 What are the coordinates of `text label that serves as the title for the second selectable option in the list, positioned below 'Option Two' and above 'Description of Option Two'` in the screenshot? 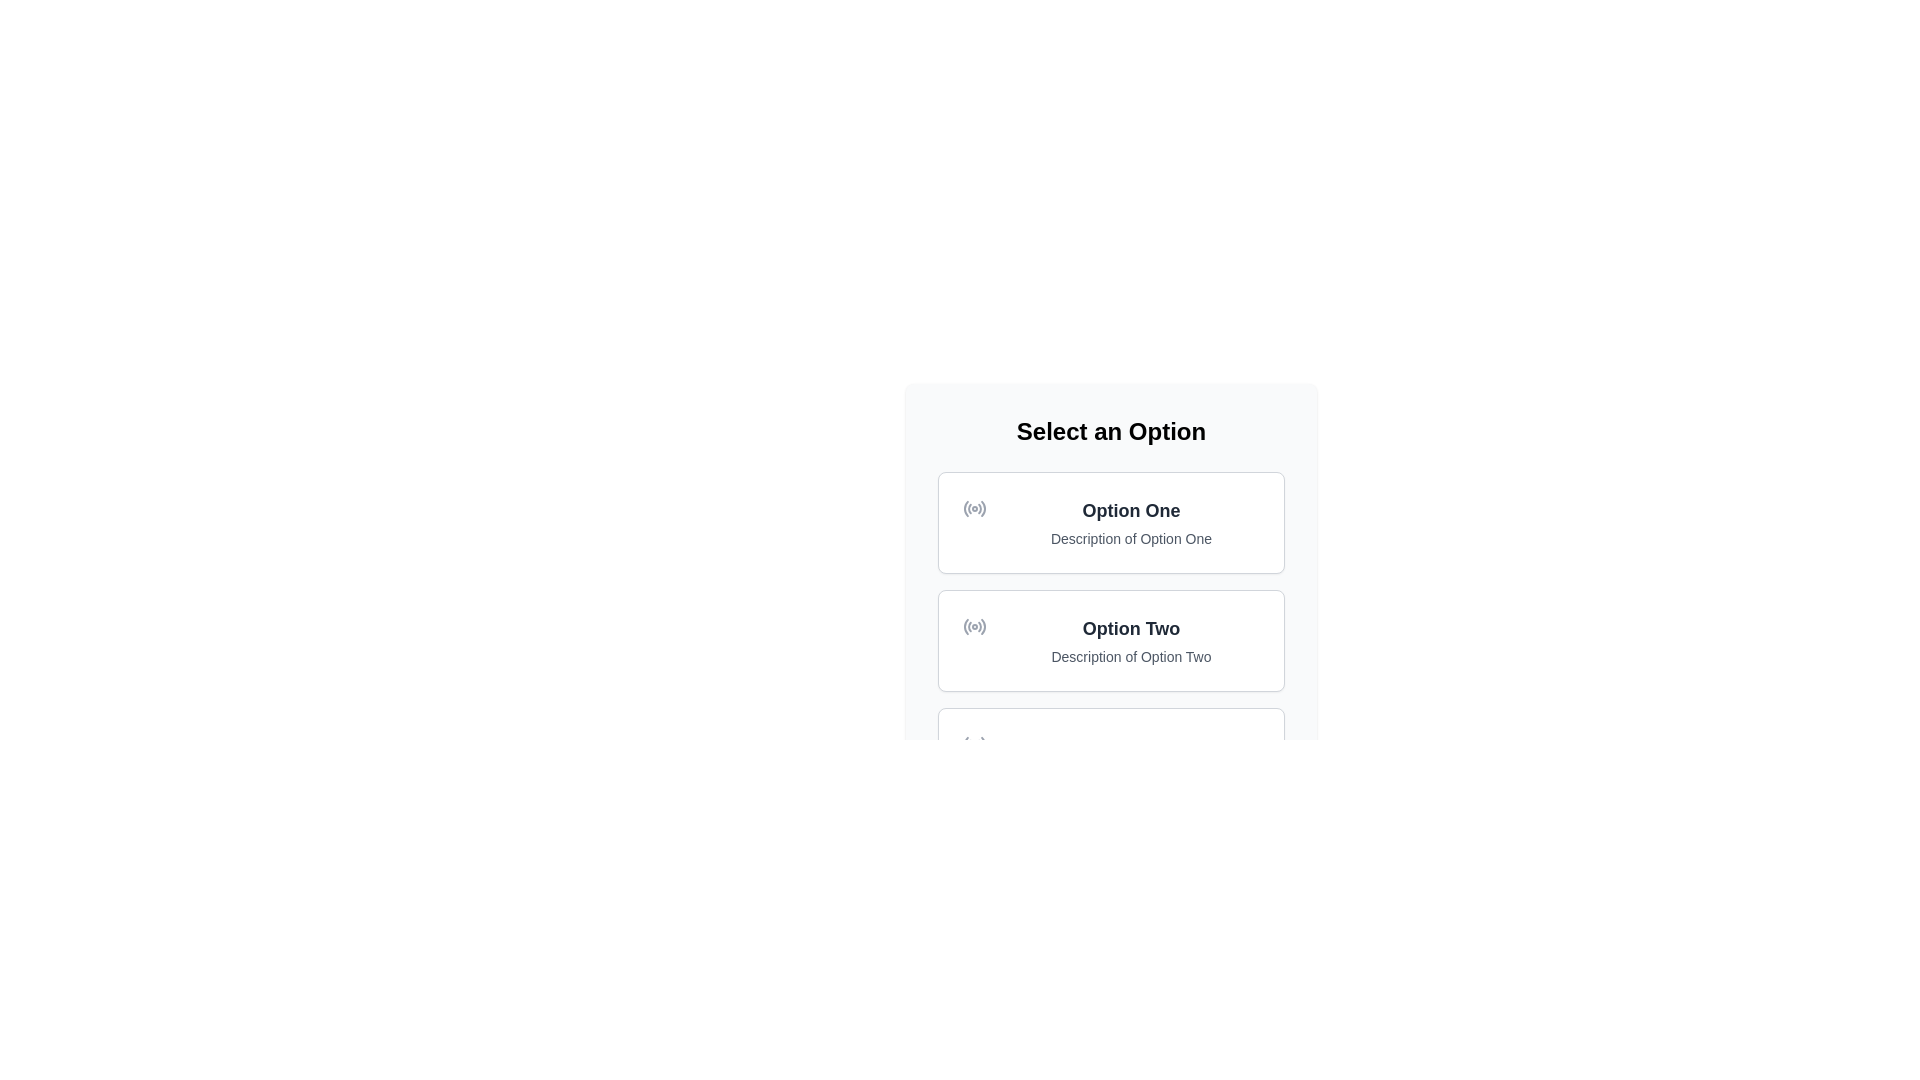 It's located at (1131, 627).